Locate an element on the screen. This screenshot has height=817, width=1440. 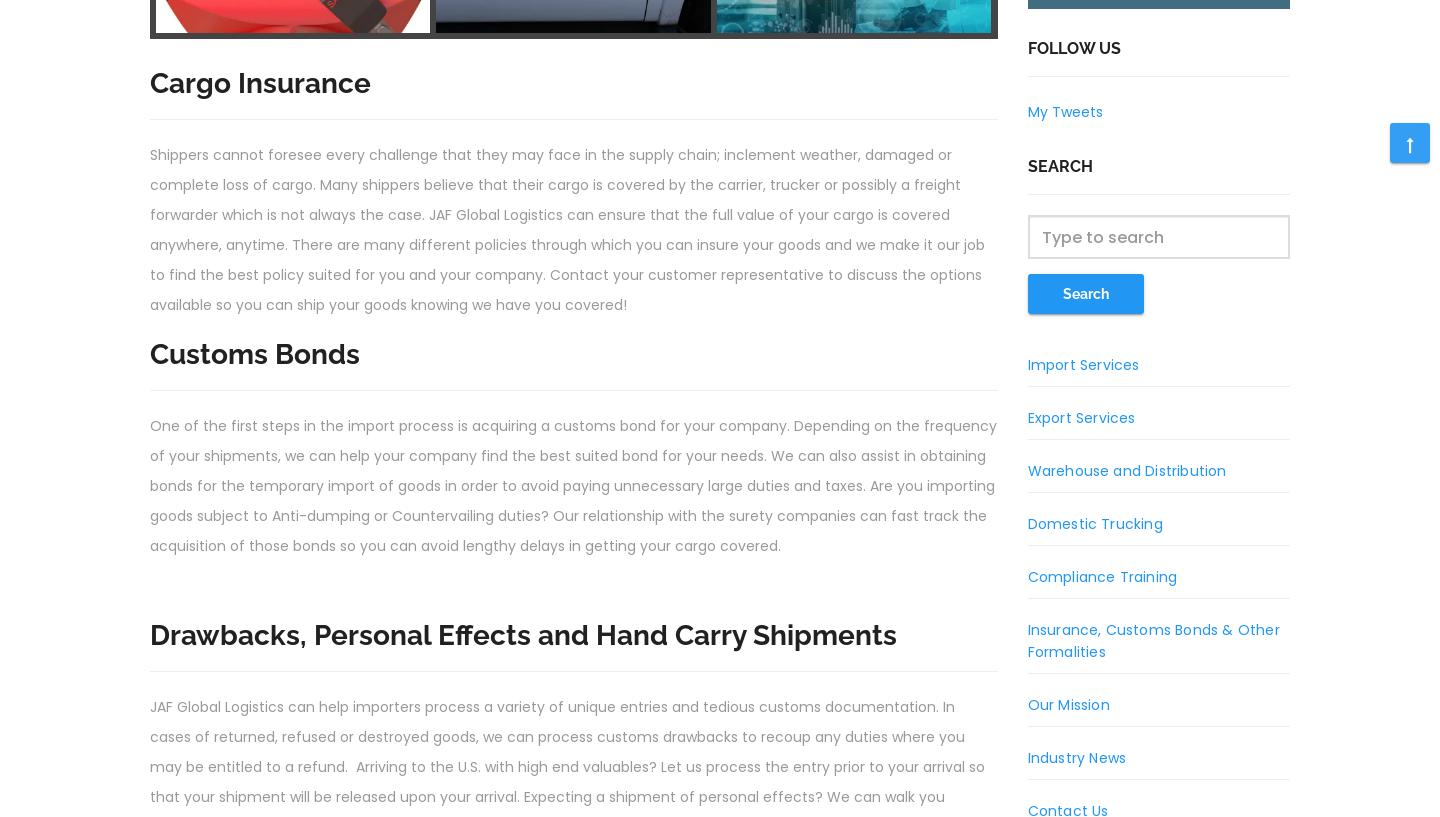
'My Tweets' is located at coordinates (1064, 112).